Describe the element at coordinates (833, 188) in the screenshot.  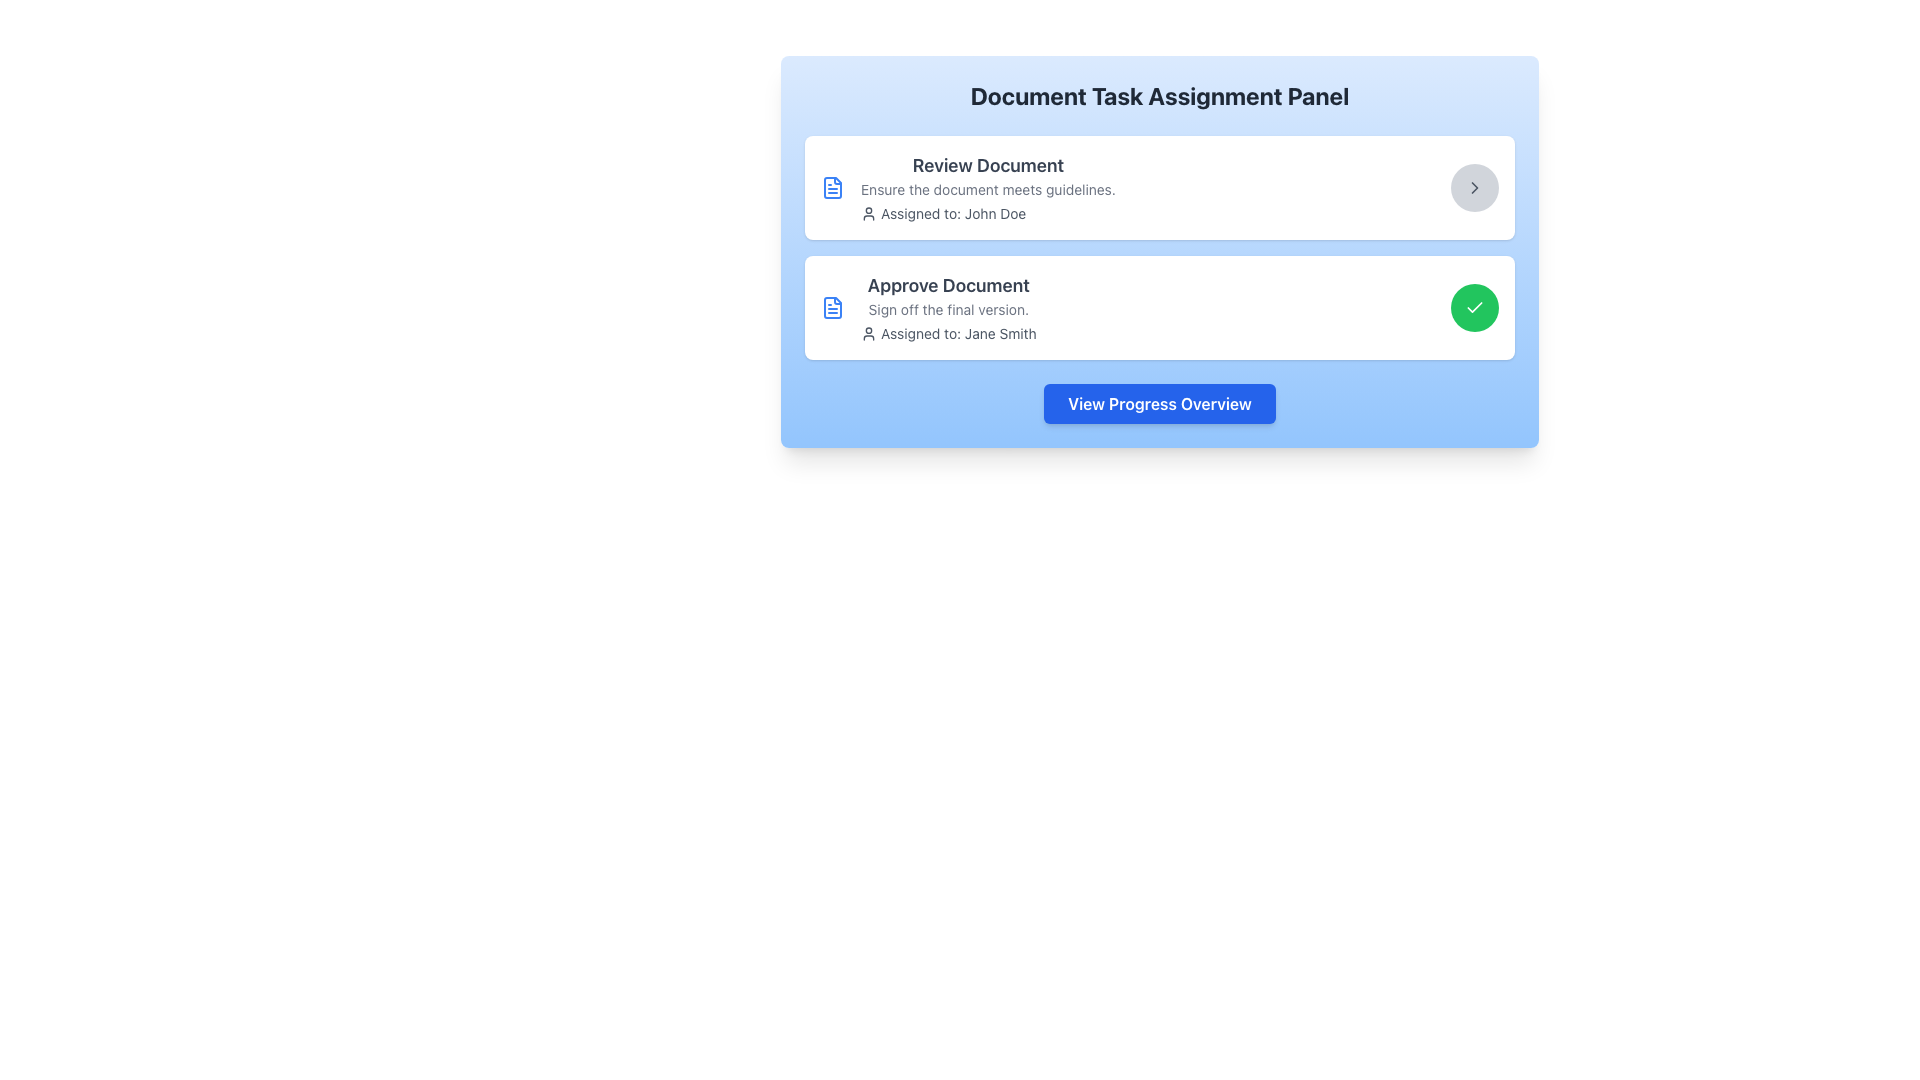
I see `the document icon with a blue outline and line patterns, located to the left of the 'Review Document' task title text in the task description box` at that location.